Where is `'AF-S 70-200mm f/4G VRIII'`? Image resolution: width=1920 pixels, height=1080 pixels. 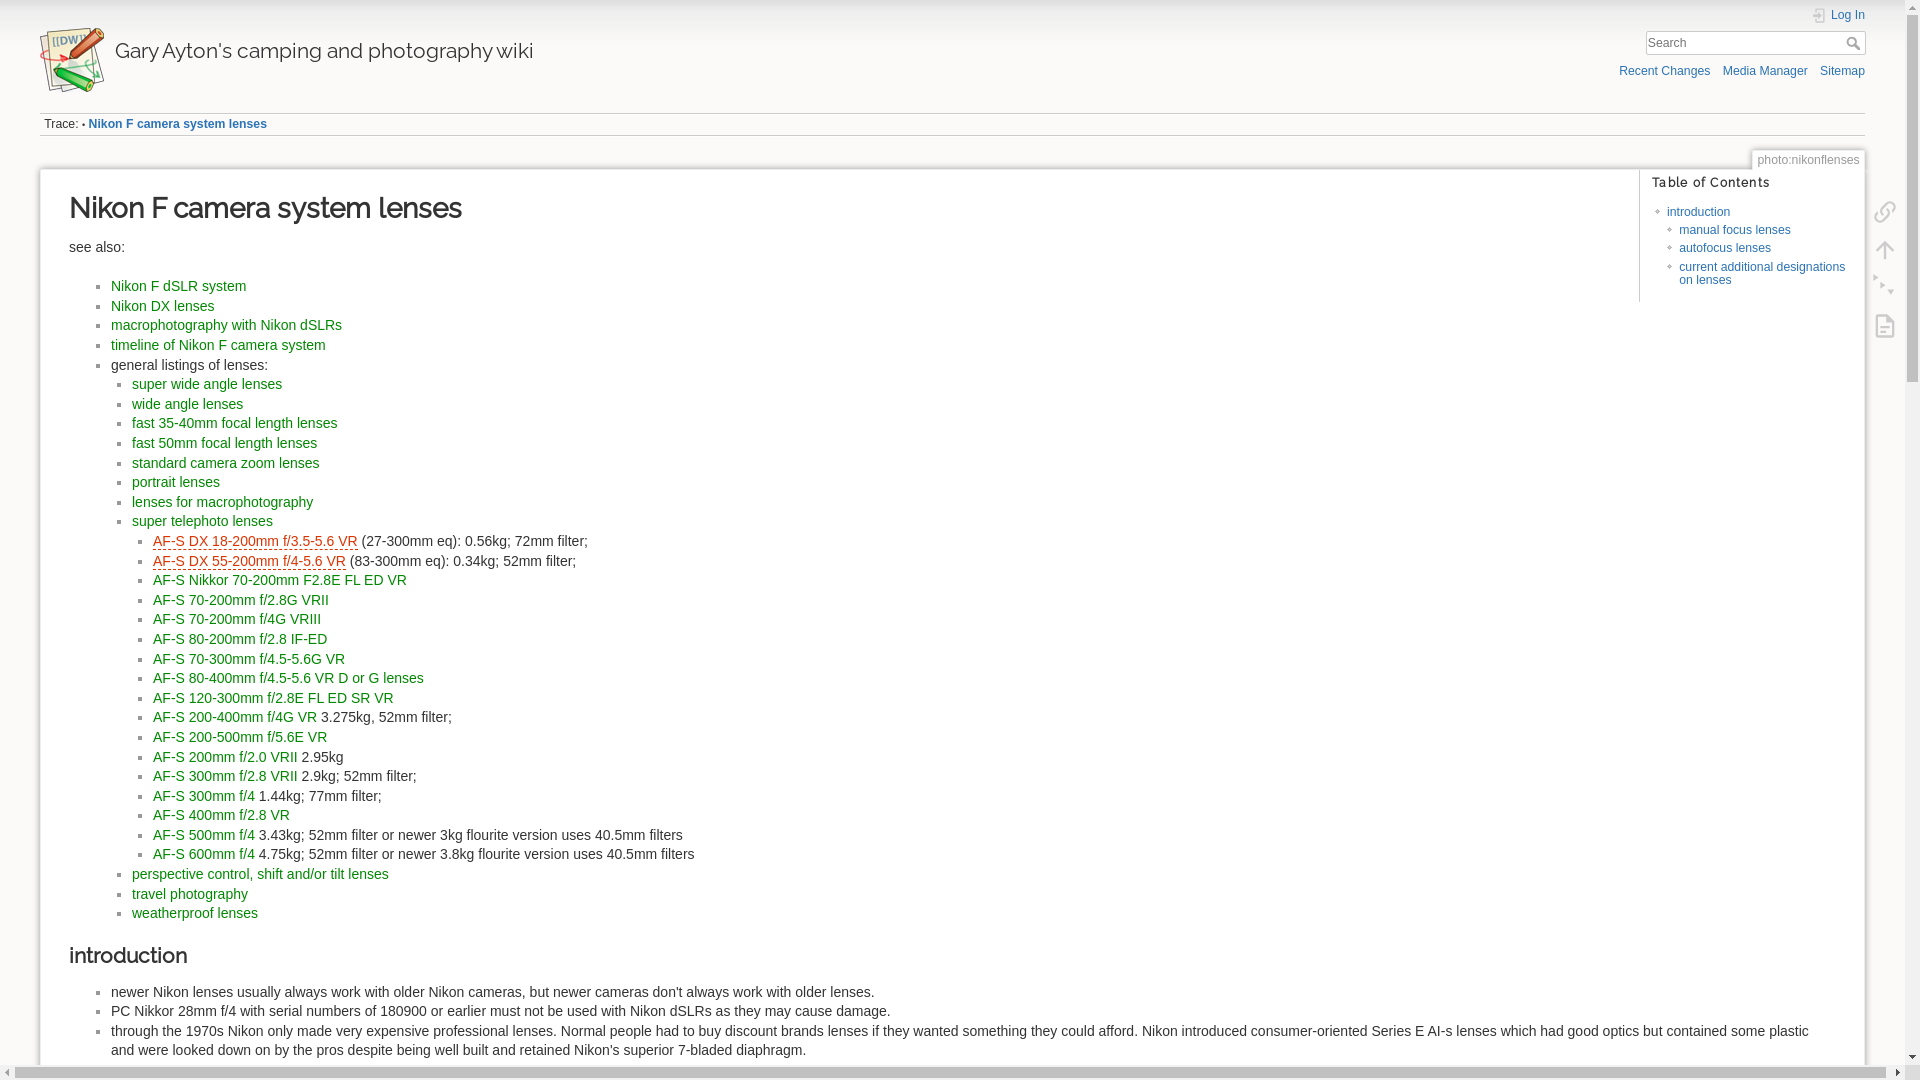
'AF-S 70-200mm f/4G VRIII' is located at coordinates (236, 617).